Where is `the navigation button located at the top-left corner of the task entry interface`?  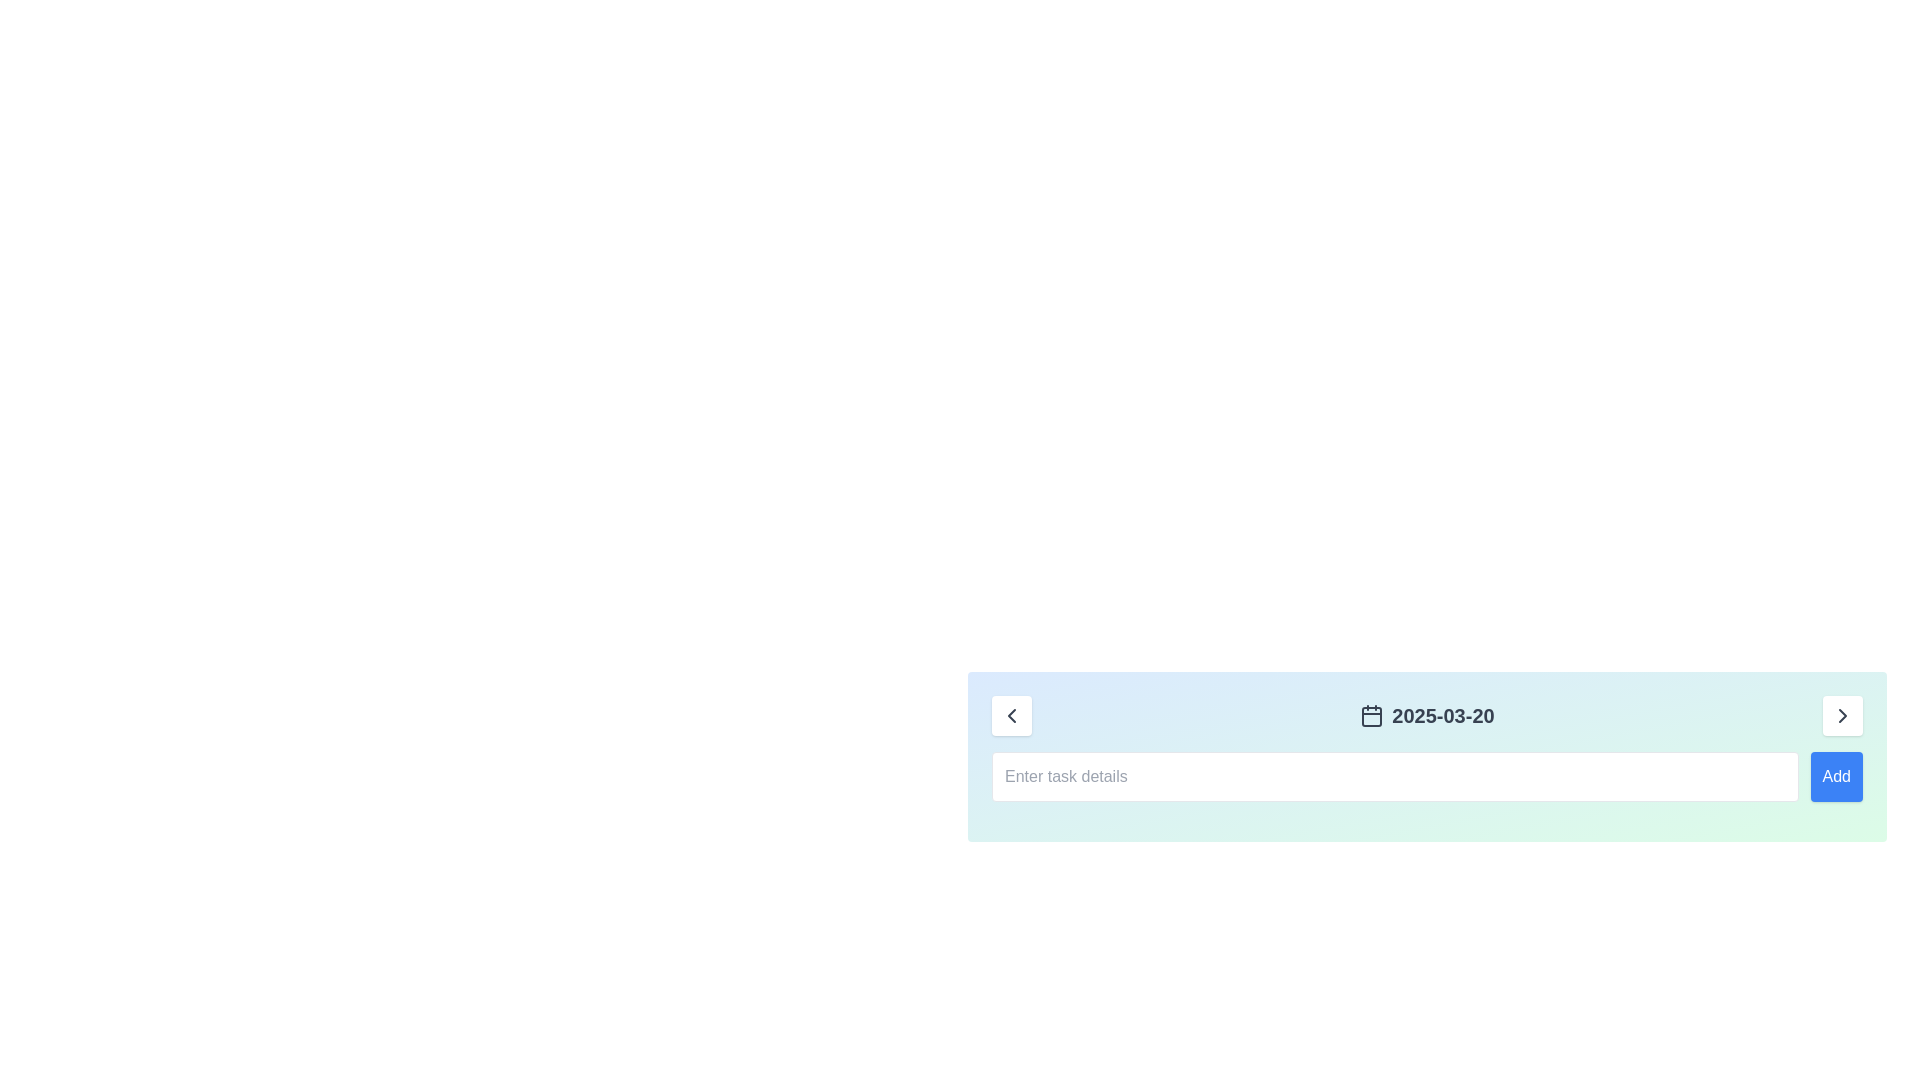
the navigation button located at the top-left corner of the task entry interface is located at coordinates (1012, 715).